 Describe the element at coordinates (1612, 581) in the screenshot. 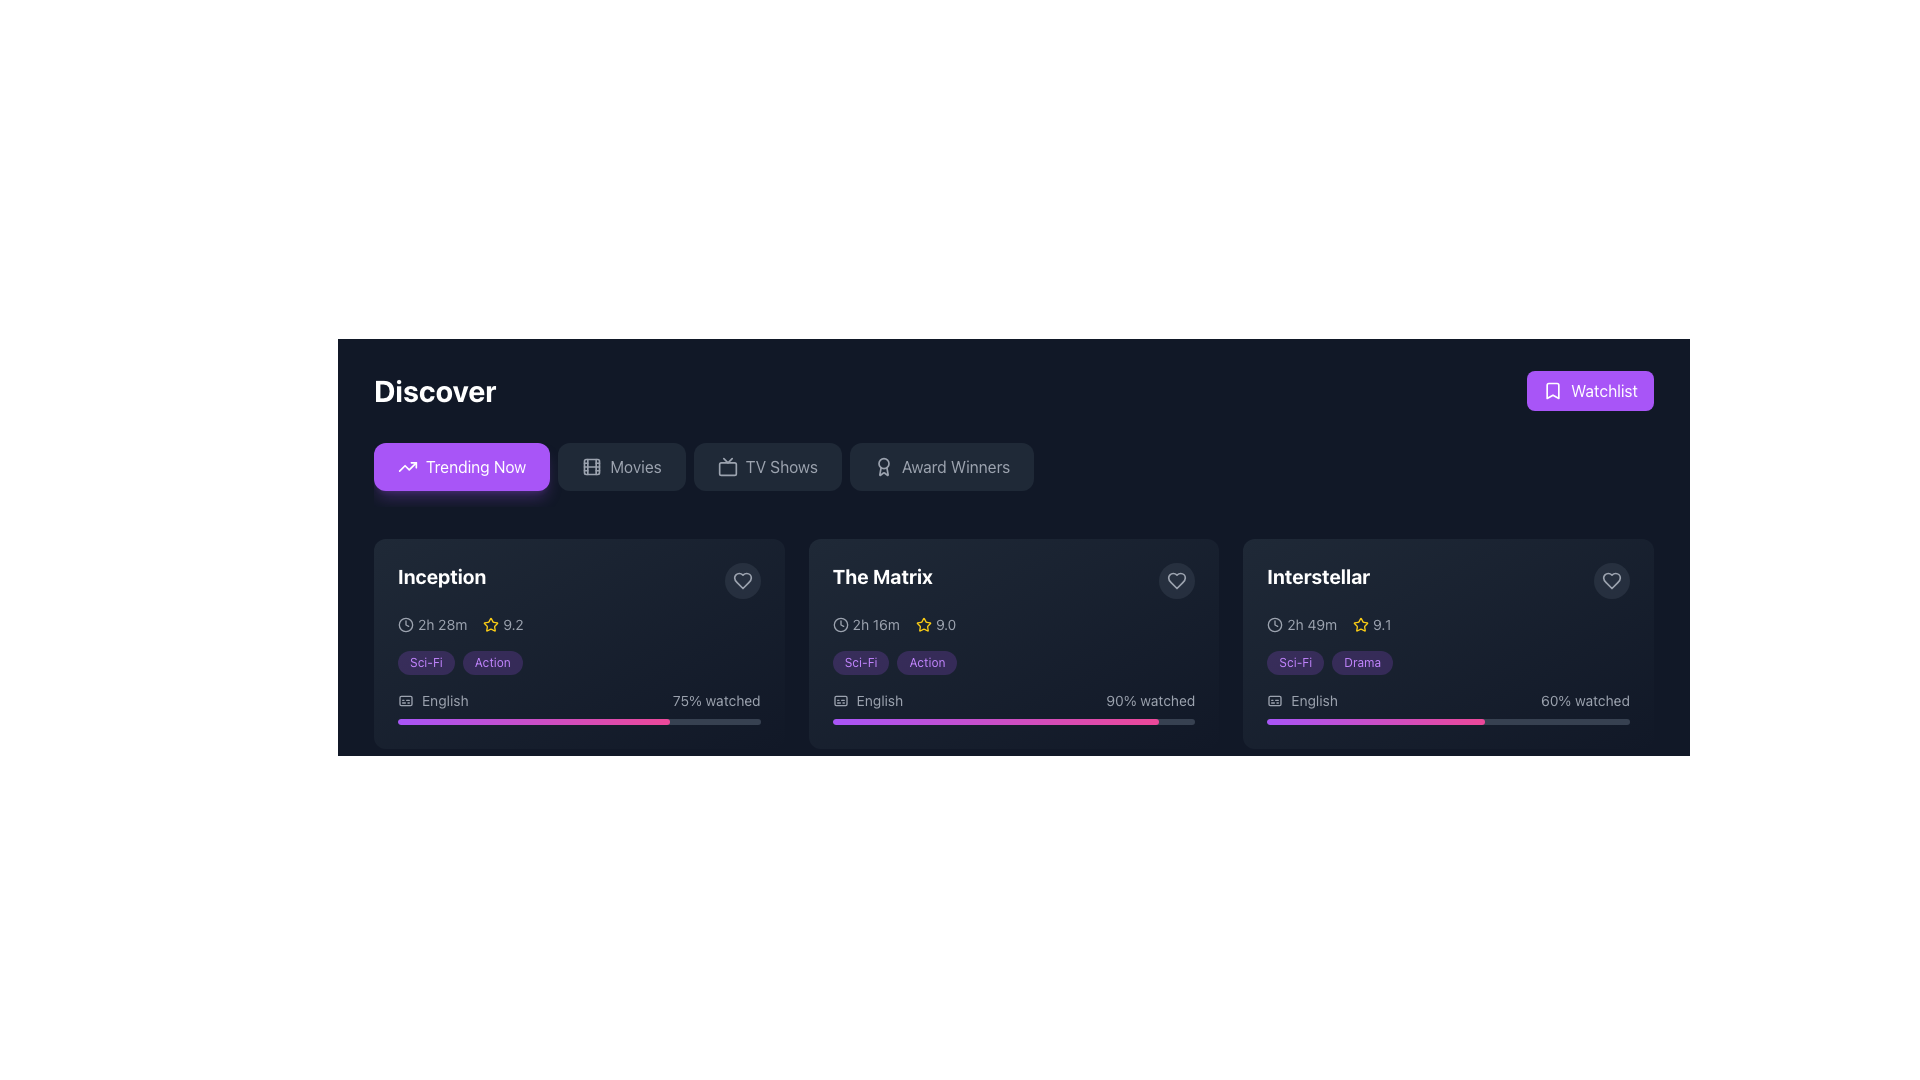

I see `the heart-shaped icon within the favorite button on the movie card for 'Interstellar'` at that location.